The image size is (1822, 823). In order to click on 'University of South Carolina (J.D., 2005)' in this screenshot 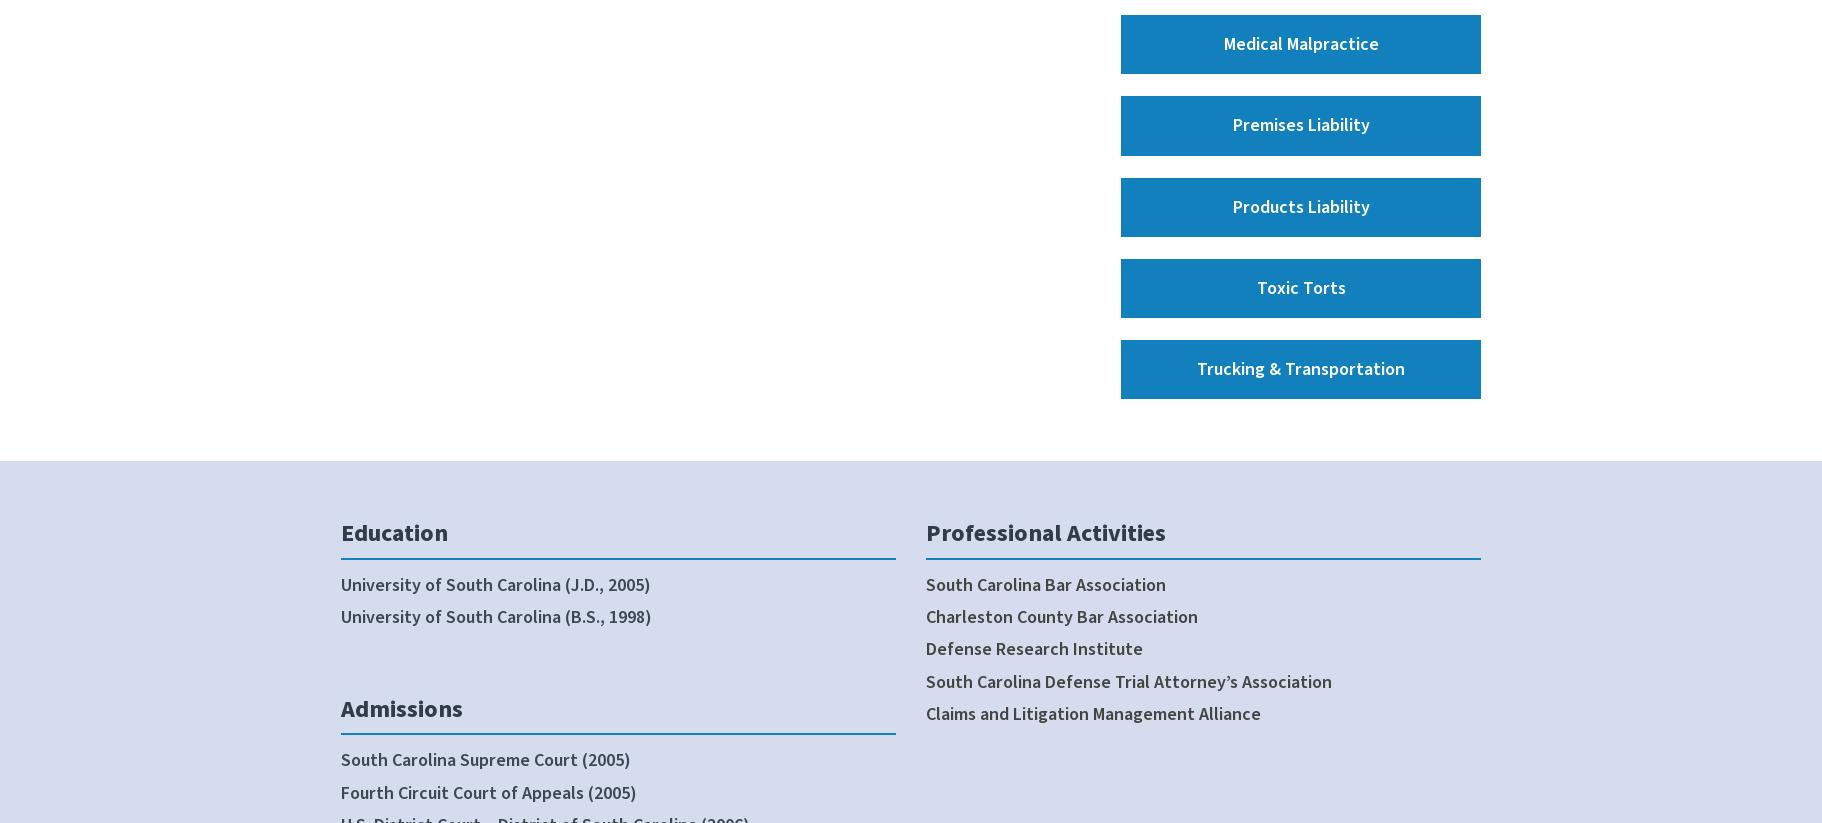, I will do `click(495, 584)`.